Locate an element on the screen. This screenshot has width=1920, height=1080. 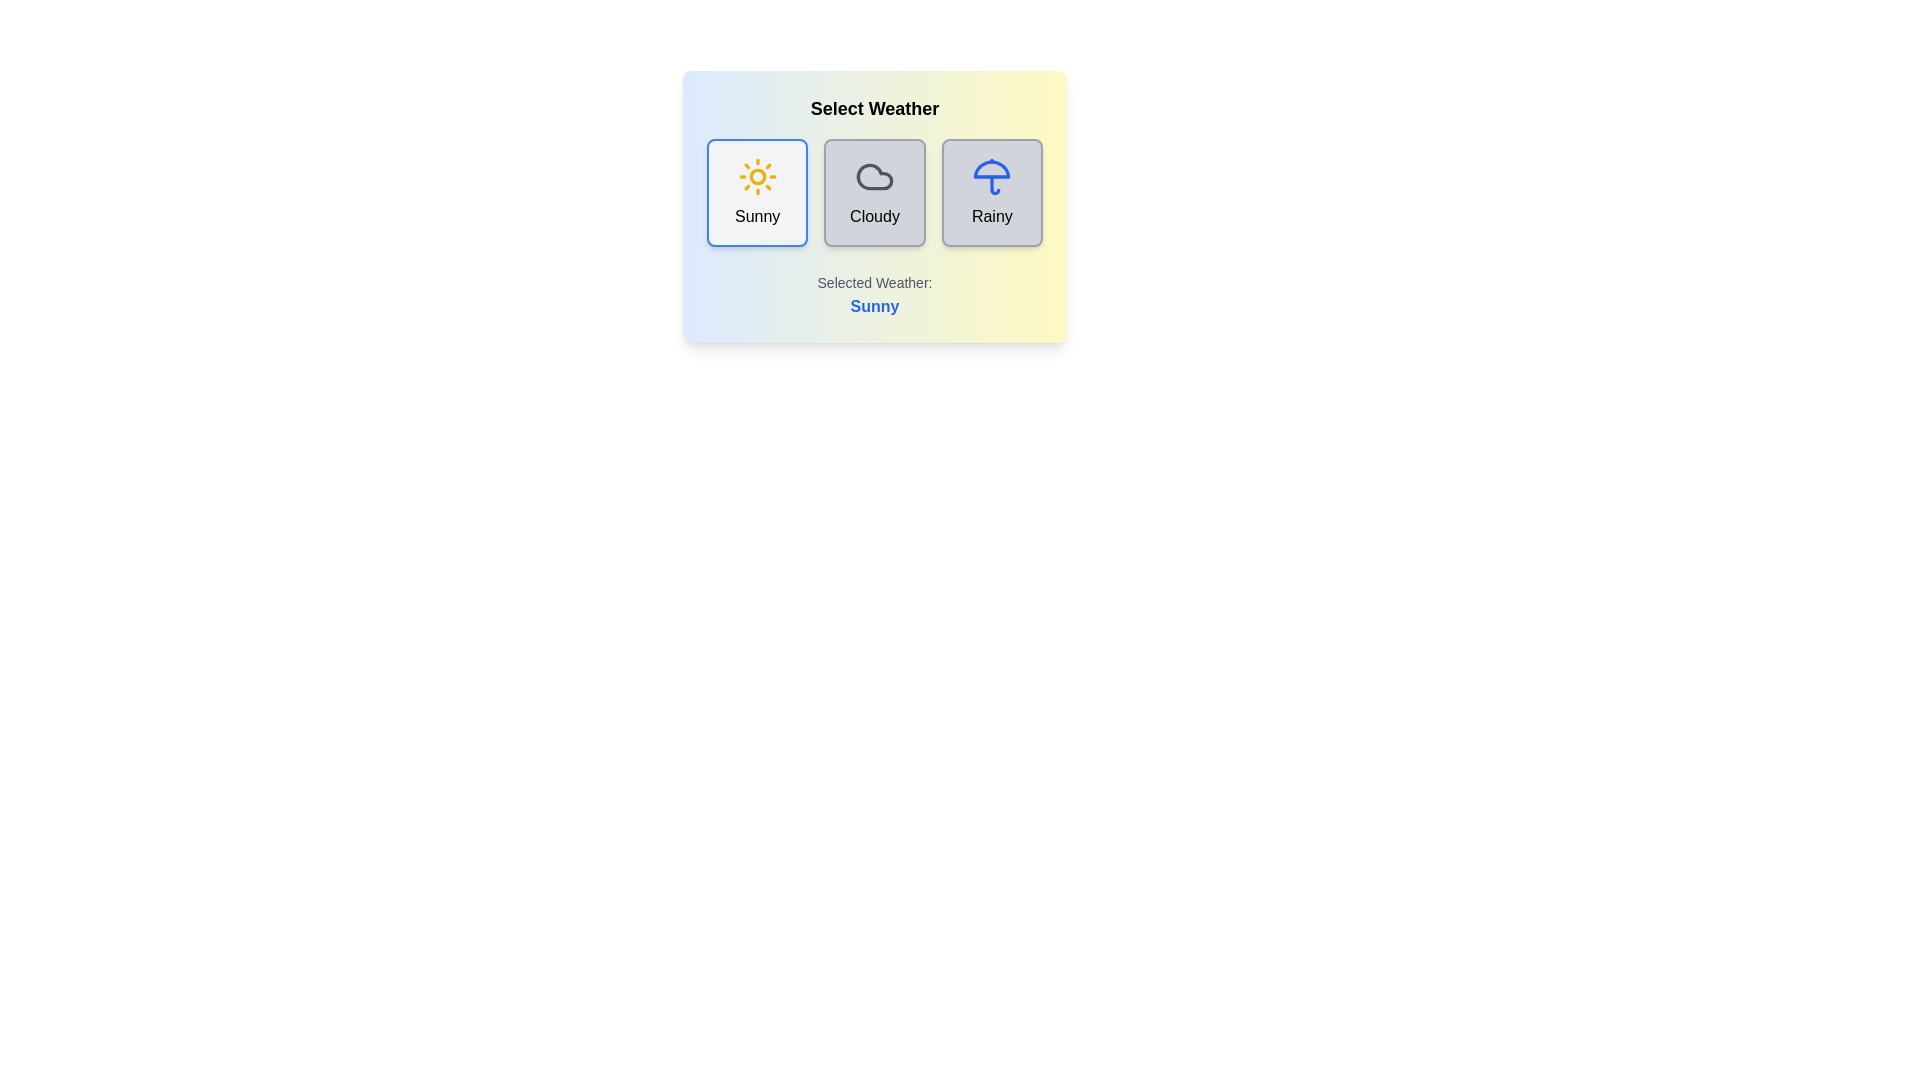
the Cloudy button to select the corresponding weather is located at coordinates (874, 192).